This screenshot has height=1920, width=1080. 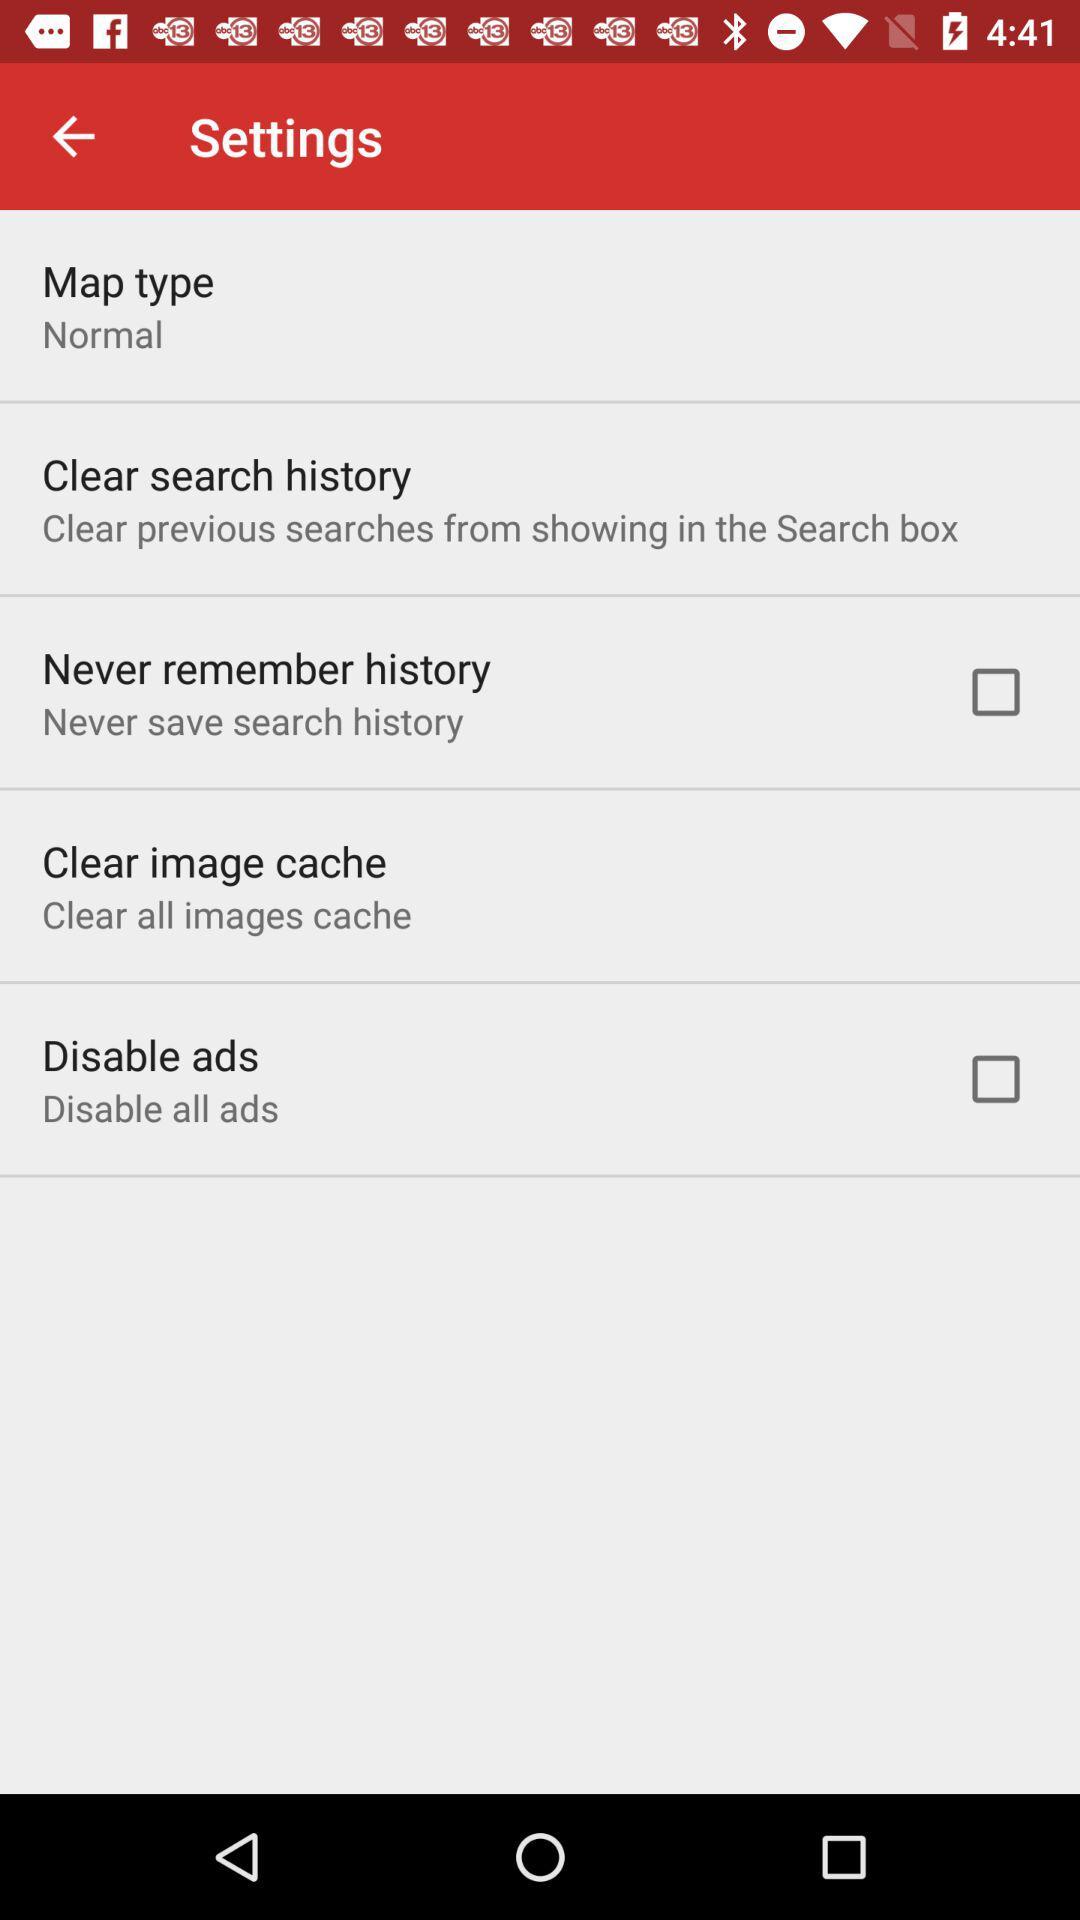 I want to click on the item above clear search history, so click(x=102, y=333).